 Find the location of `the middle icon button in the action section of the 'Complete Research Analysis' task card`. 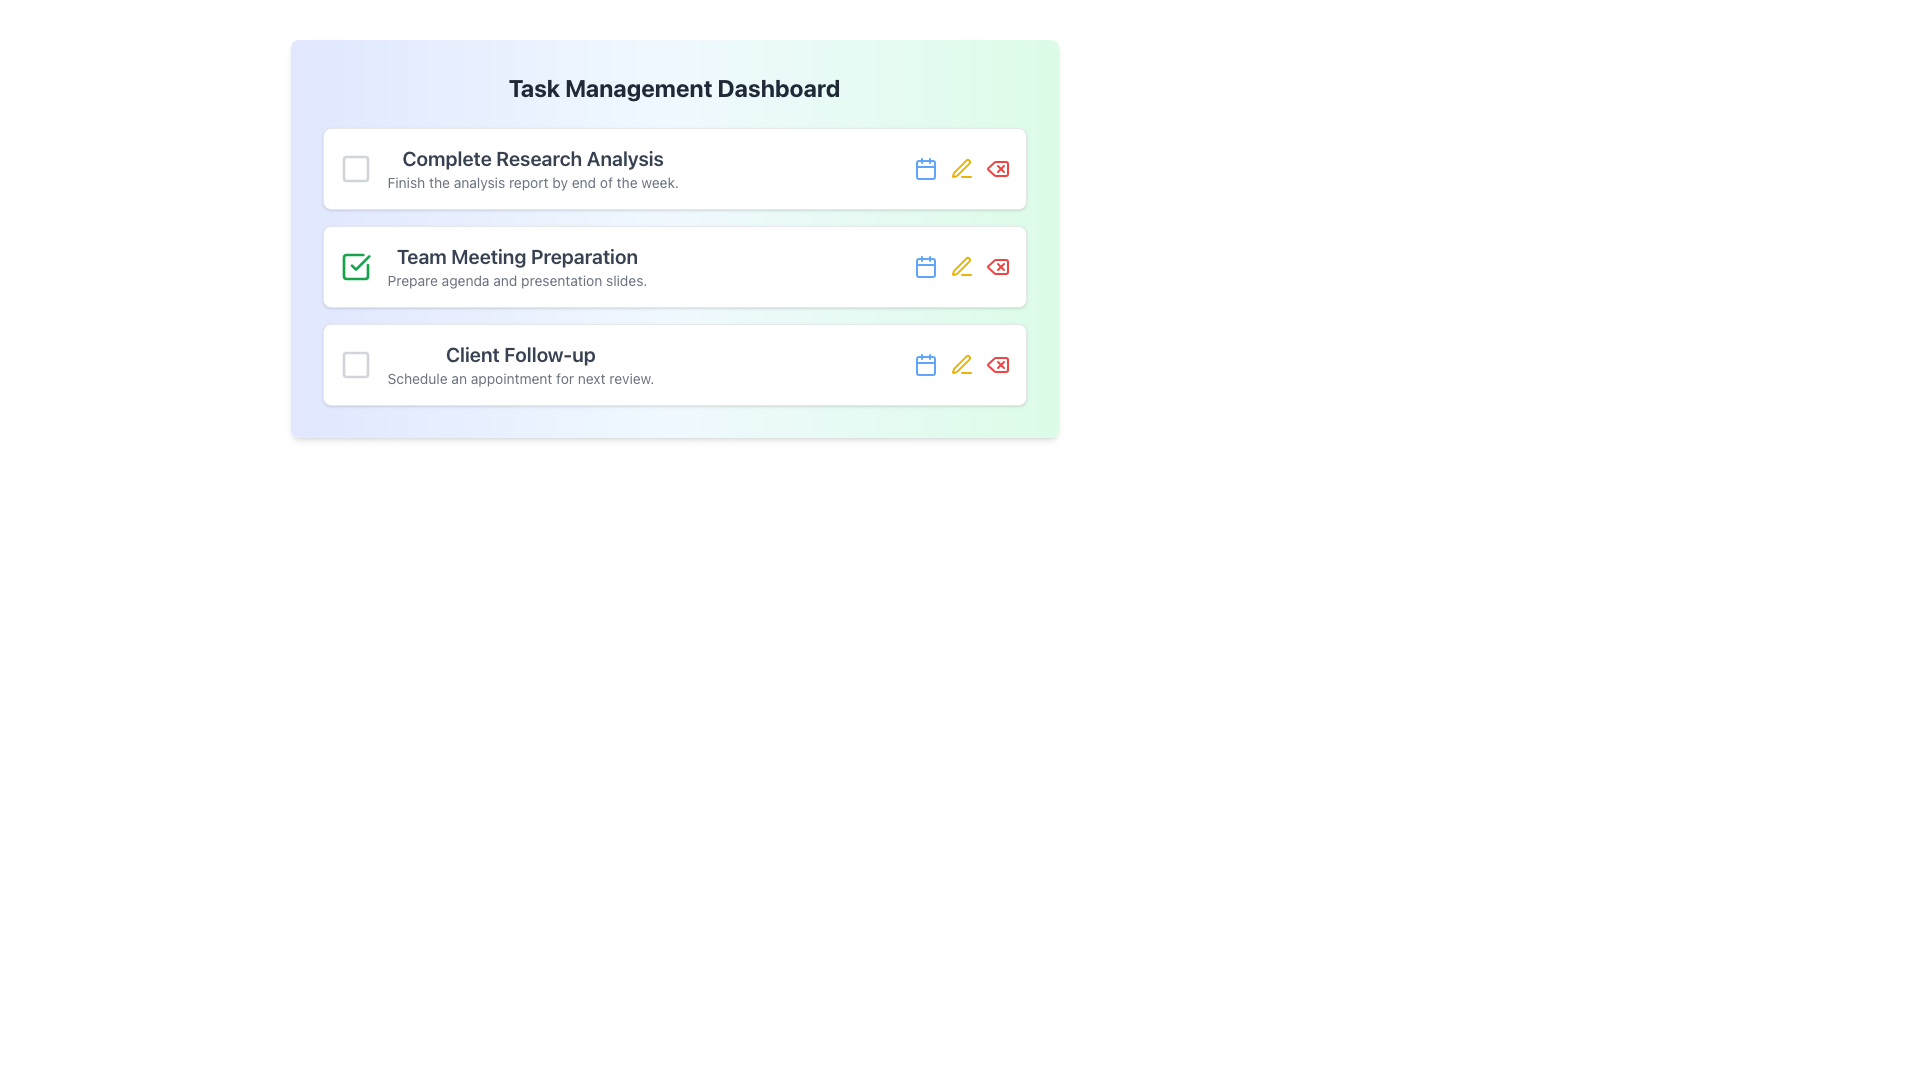

the middle icon button in the action section of the 'Complete Research Analysis' task card is located at coordinates (961, 168).